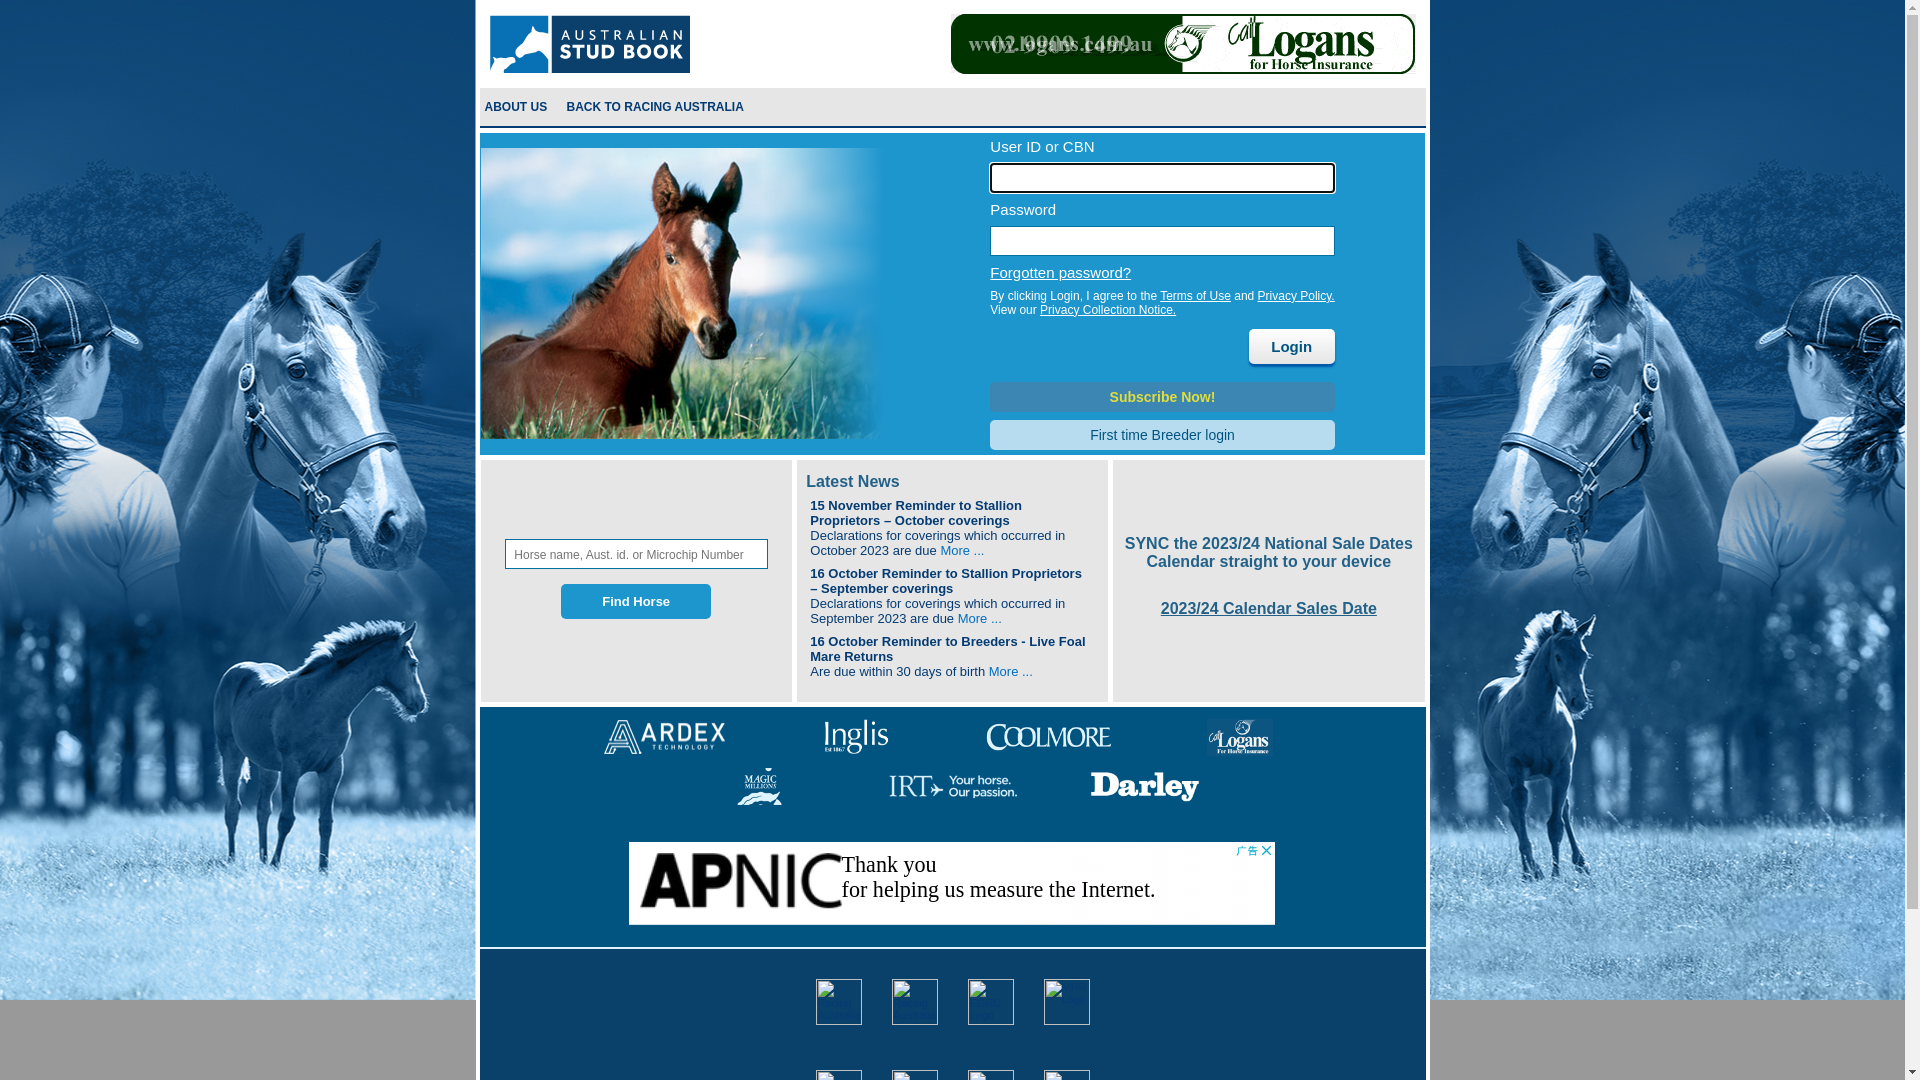  Describe the element at coordinates (634, 600) in the screenshot. I see `'Find Horse'` at that location.